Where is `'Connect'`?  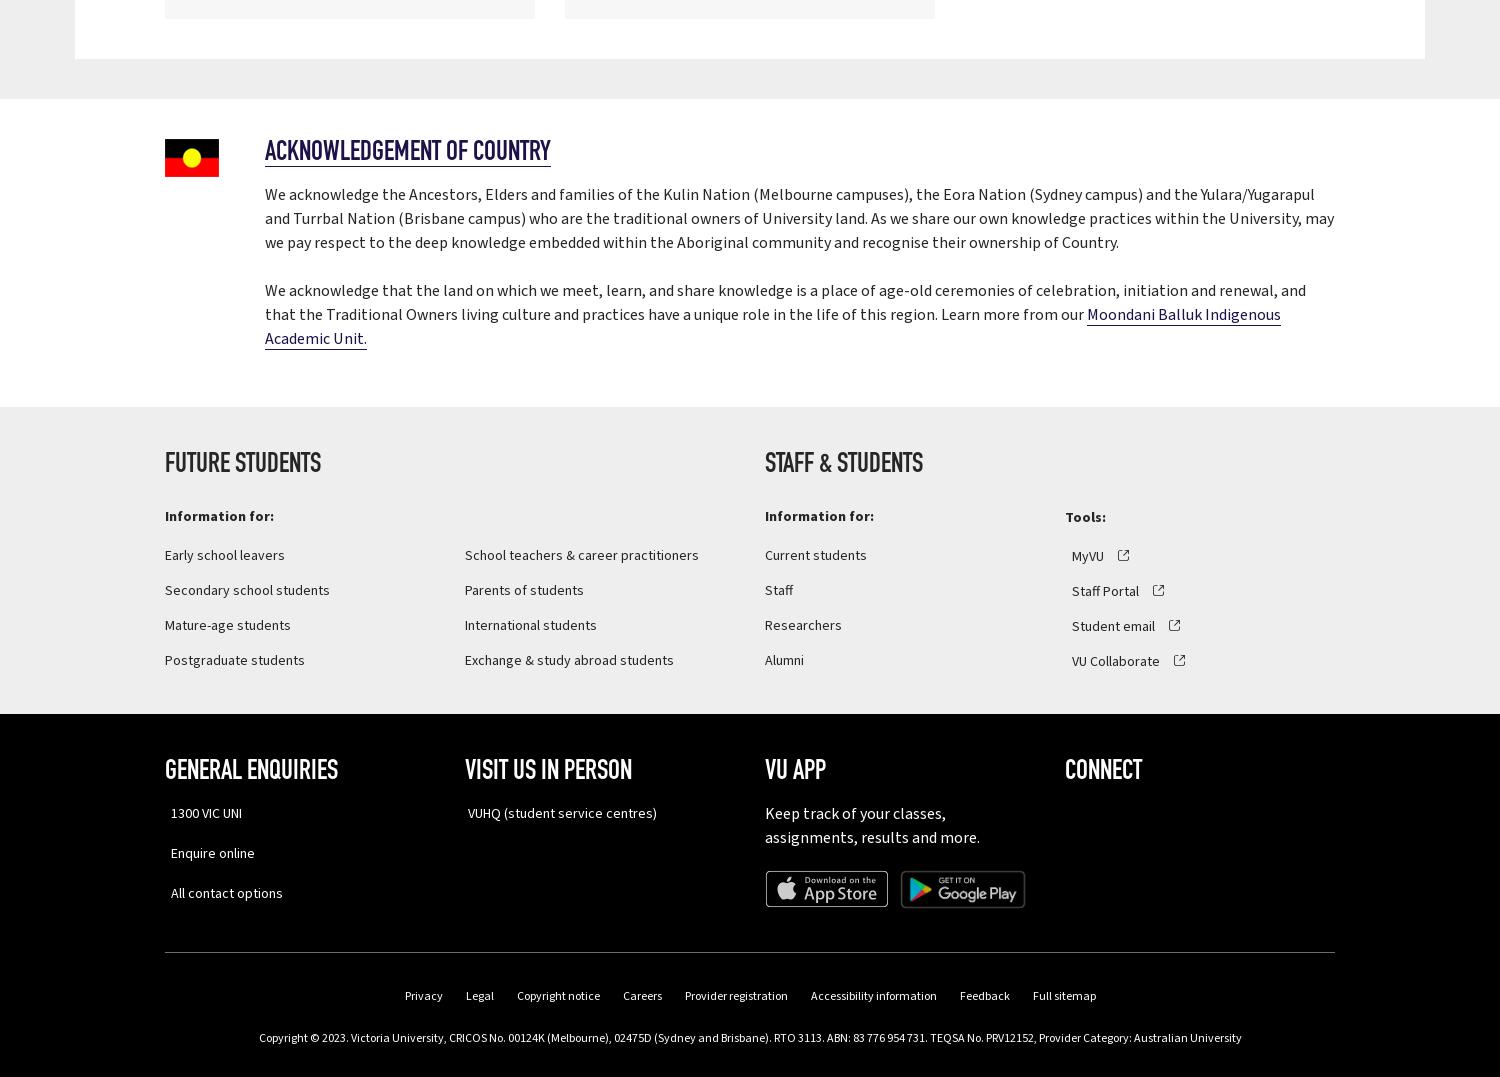
'Connect' is located at coordinates (1064, 770).